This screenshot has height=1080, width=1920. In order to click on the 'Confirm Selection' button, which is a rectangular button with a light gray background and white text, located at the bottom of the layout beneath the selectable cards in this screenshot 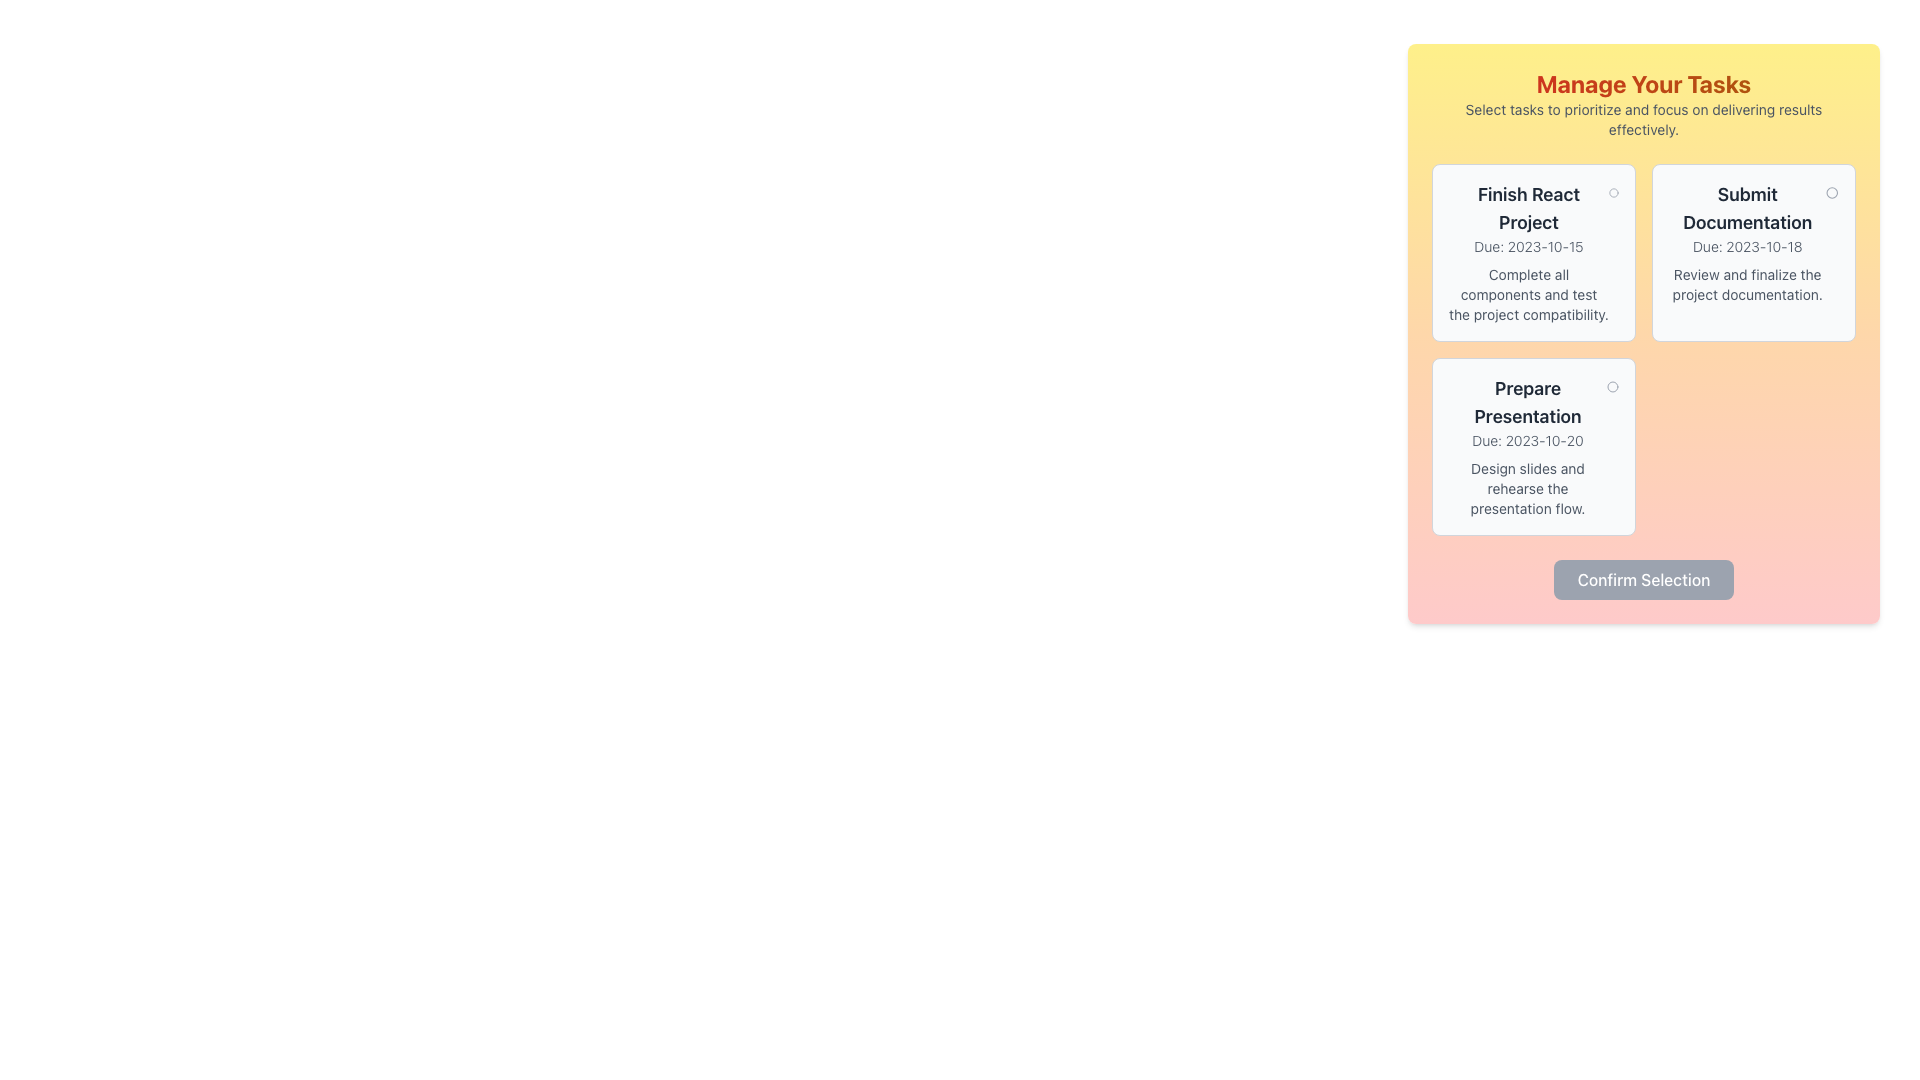, I will do `click(1643, 579)`.